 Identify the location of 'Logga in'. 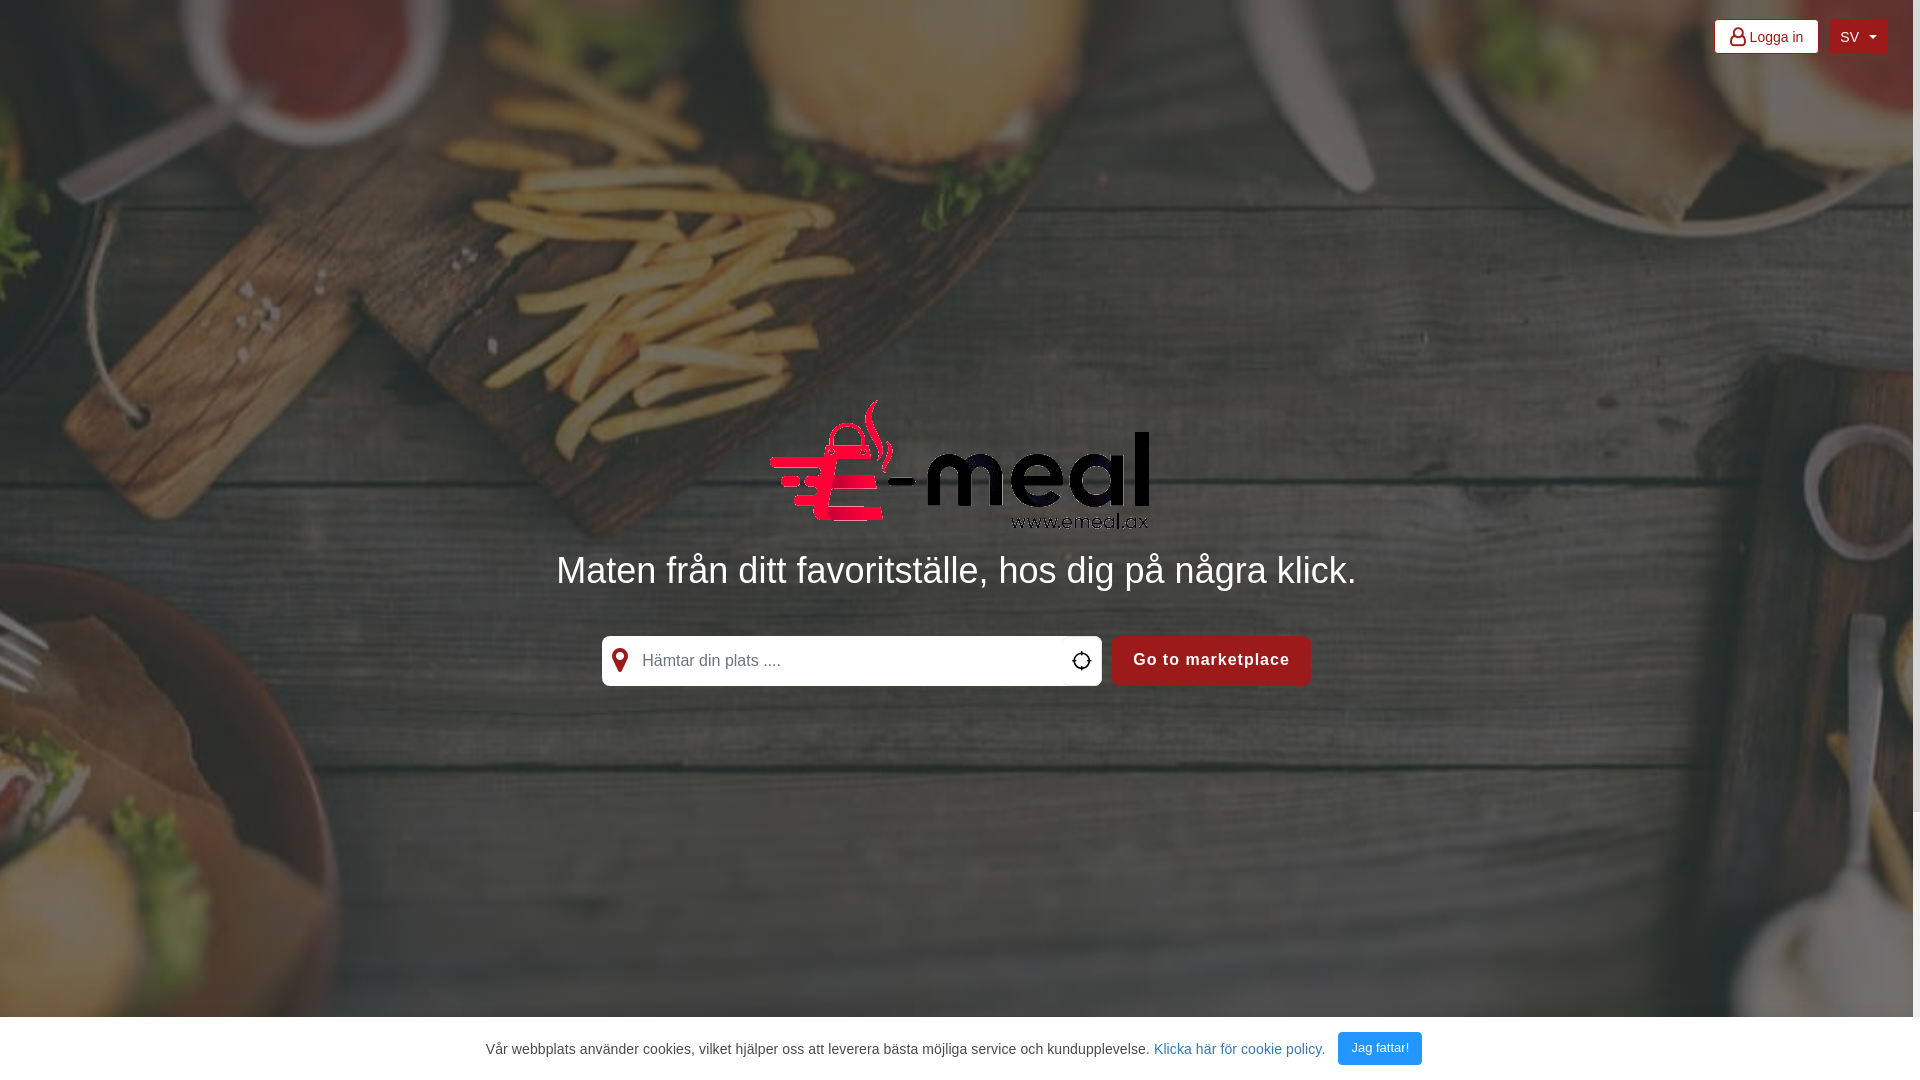
(1766, 36).